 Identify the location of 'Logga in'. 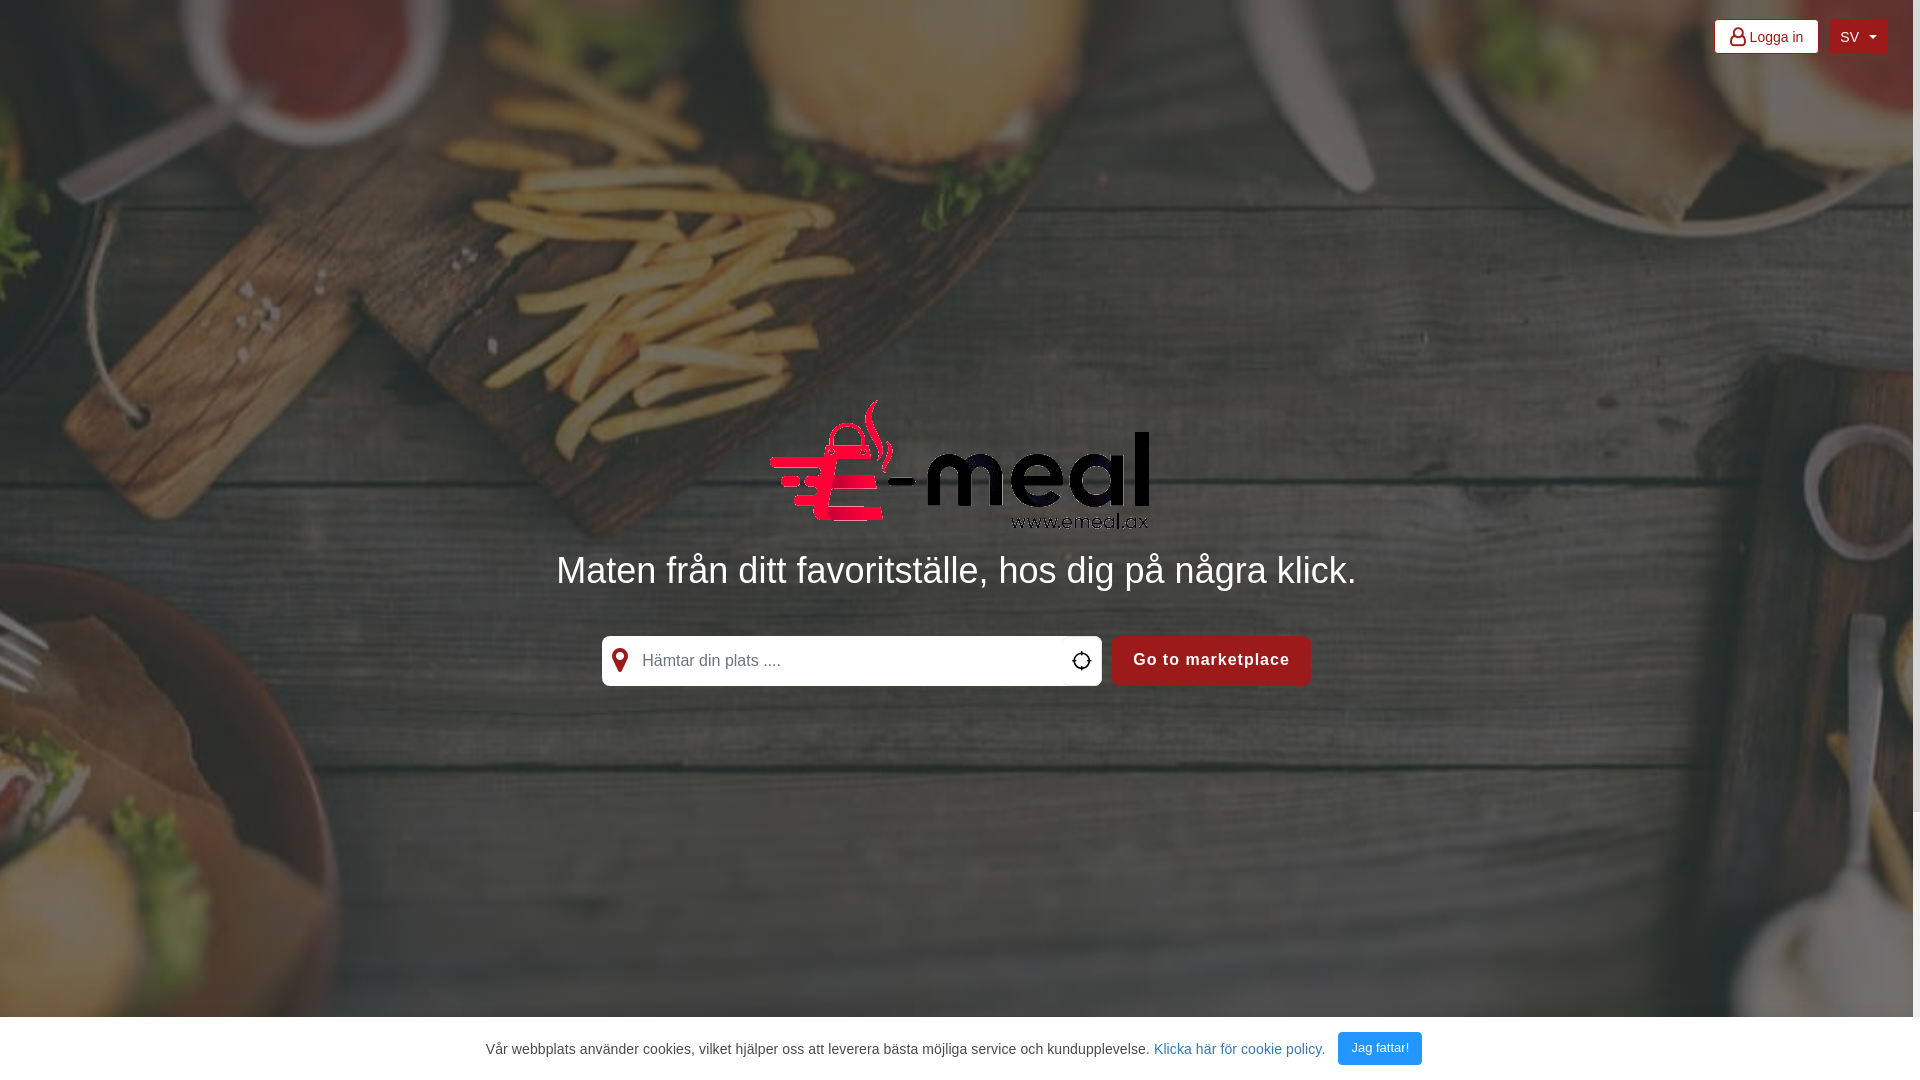
(1766, 36).